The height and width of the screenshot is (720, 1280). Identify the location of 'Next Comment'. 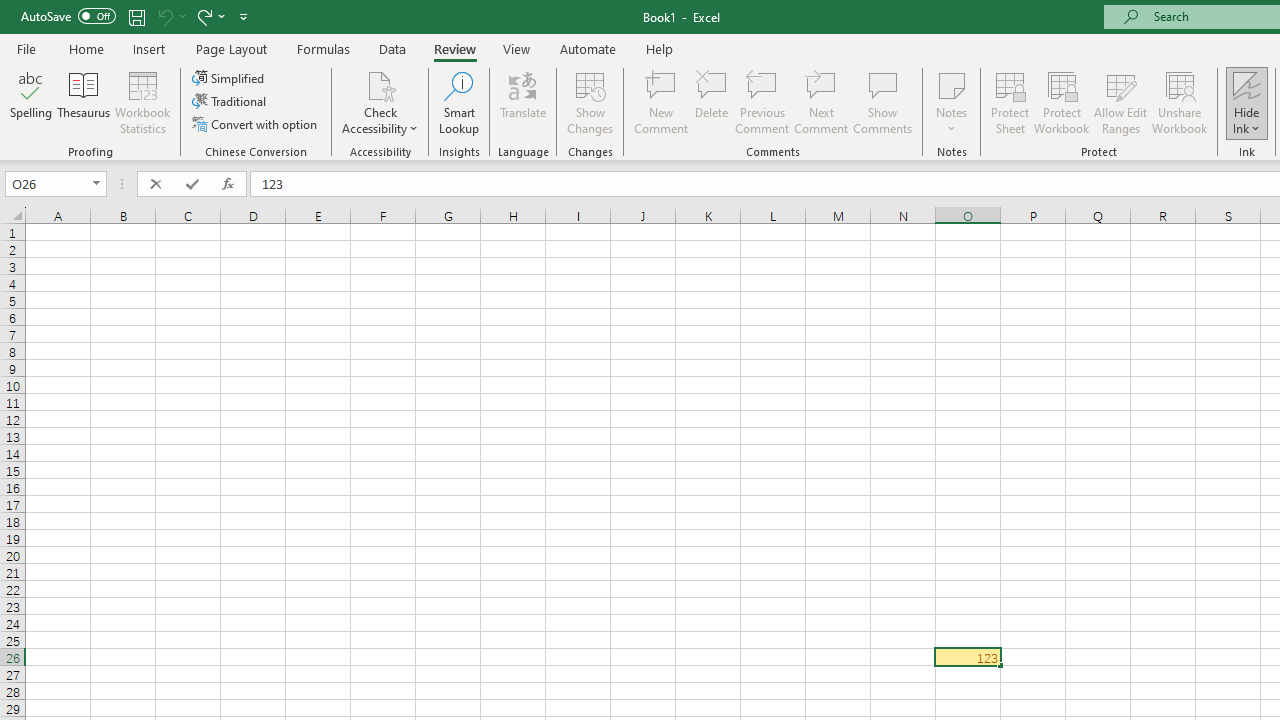
(821, 103).